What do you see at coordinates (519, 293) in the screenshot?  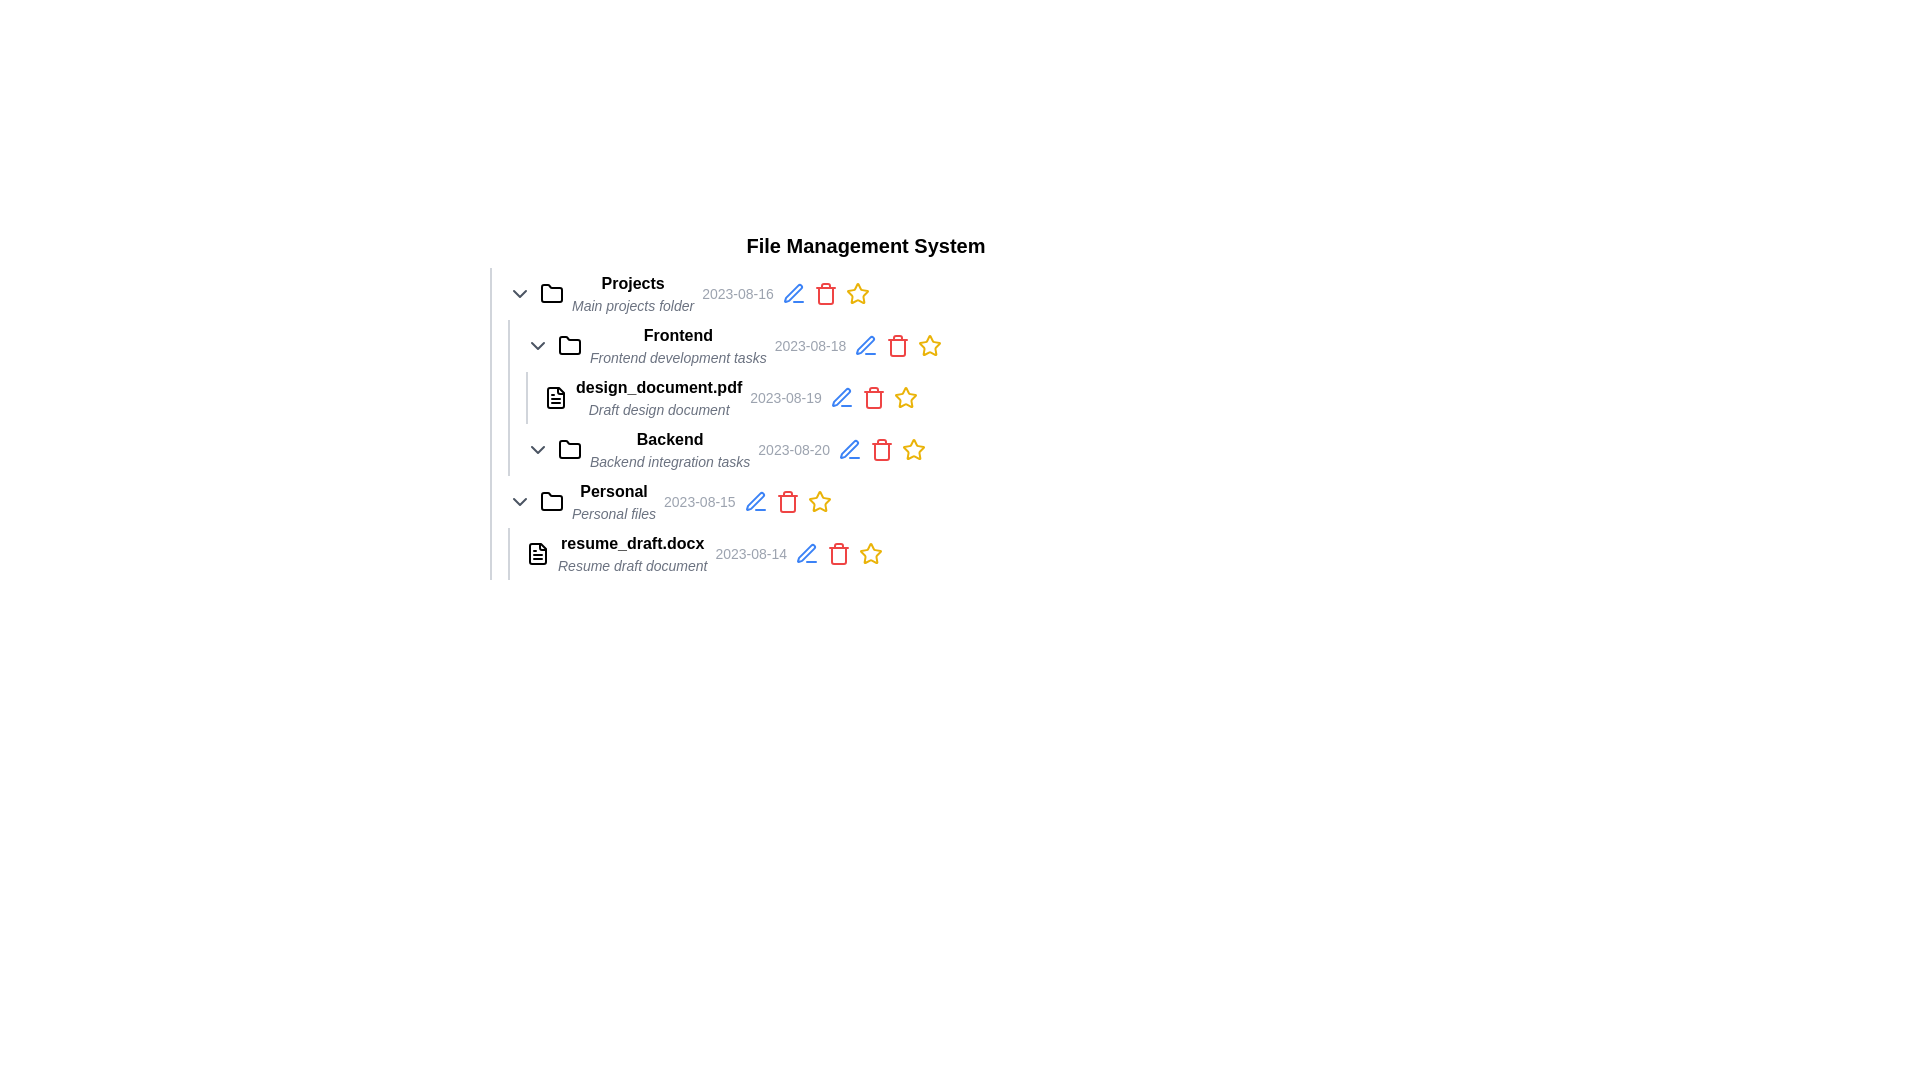 I see `the downward-pointing chevron icon located to the left of the 'Projects' label` at bounding box center [519, 293].